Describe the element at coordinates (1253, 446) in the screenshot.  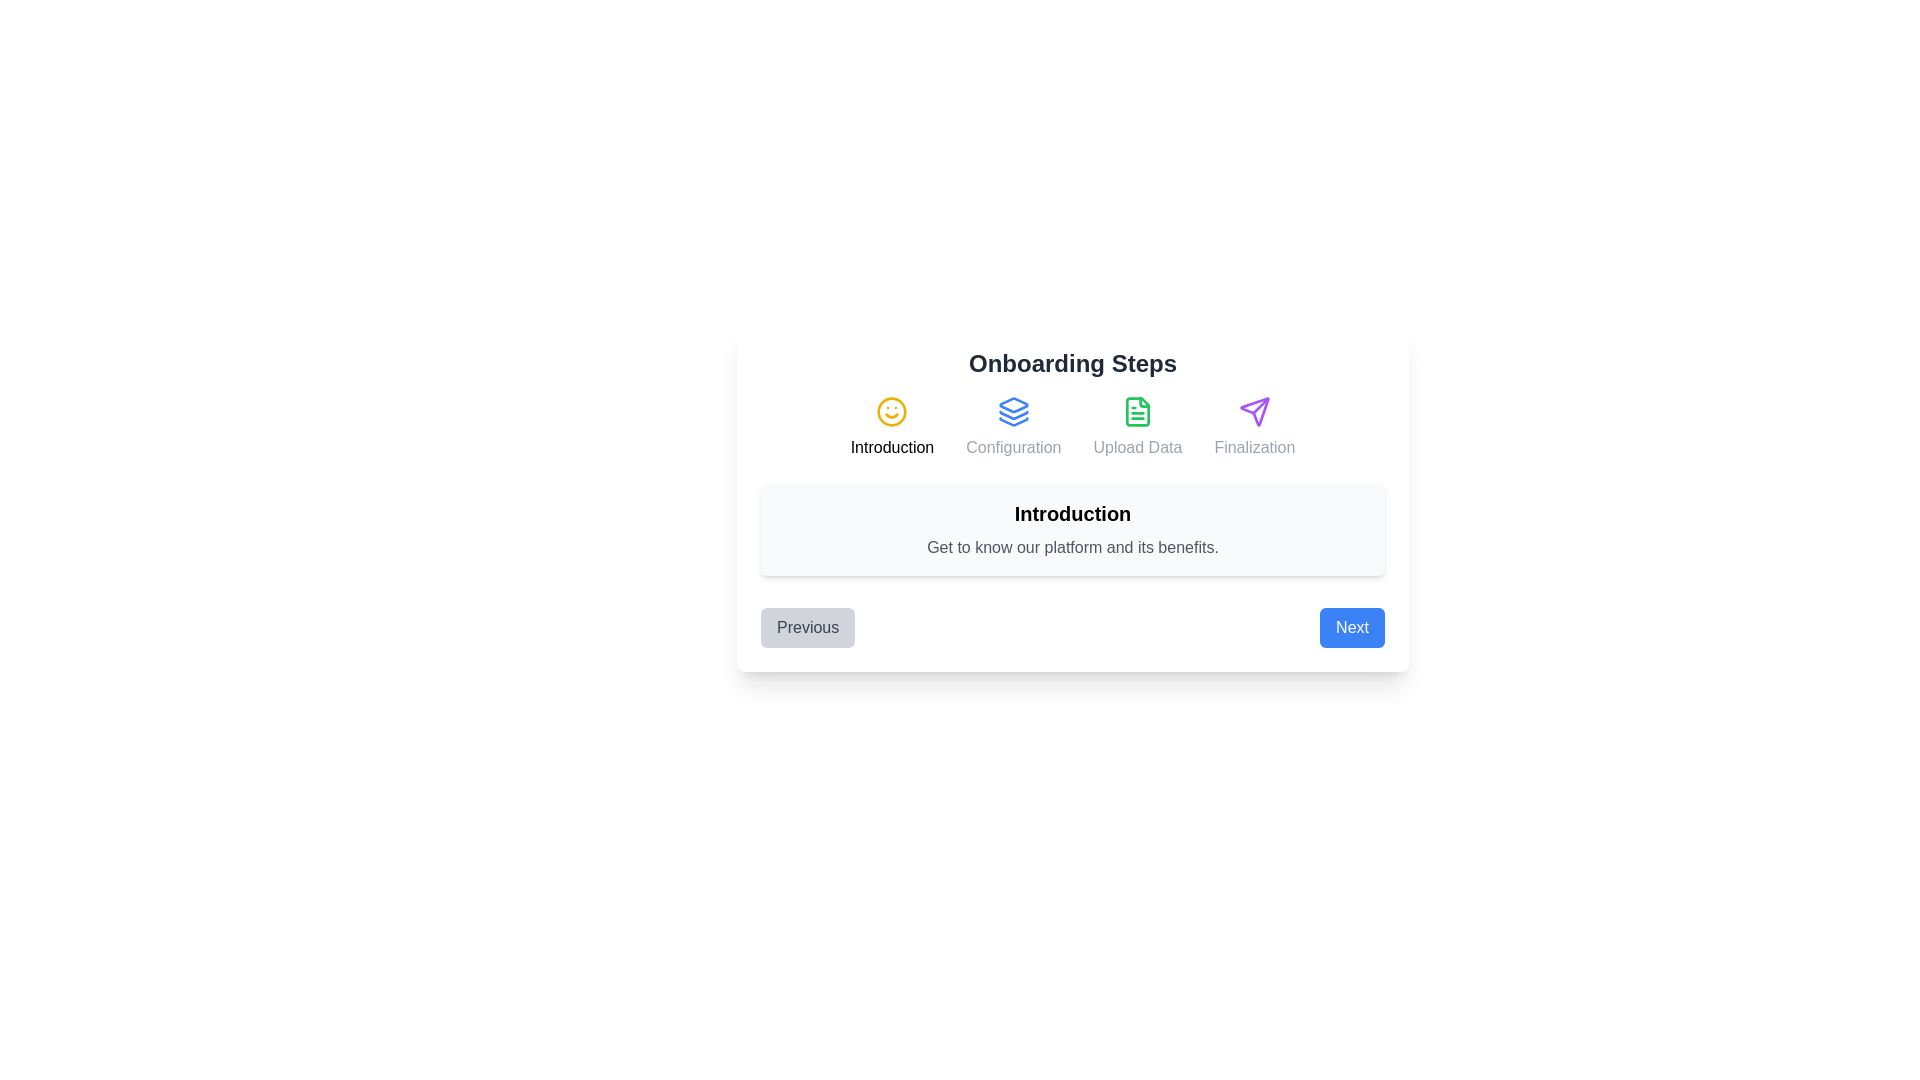
I see `the 'Finalization' text label which indicates the progress of the sequence of steps, positioned below an arrow icon and between 'Upload Data' and the next steps` at that location.